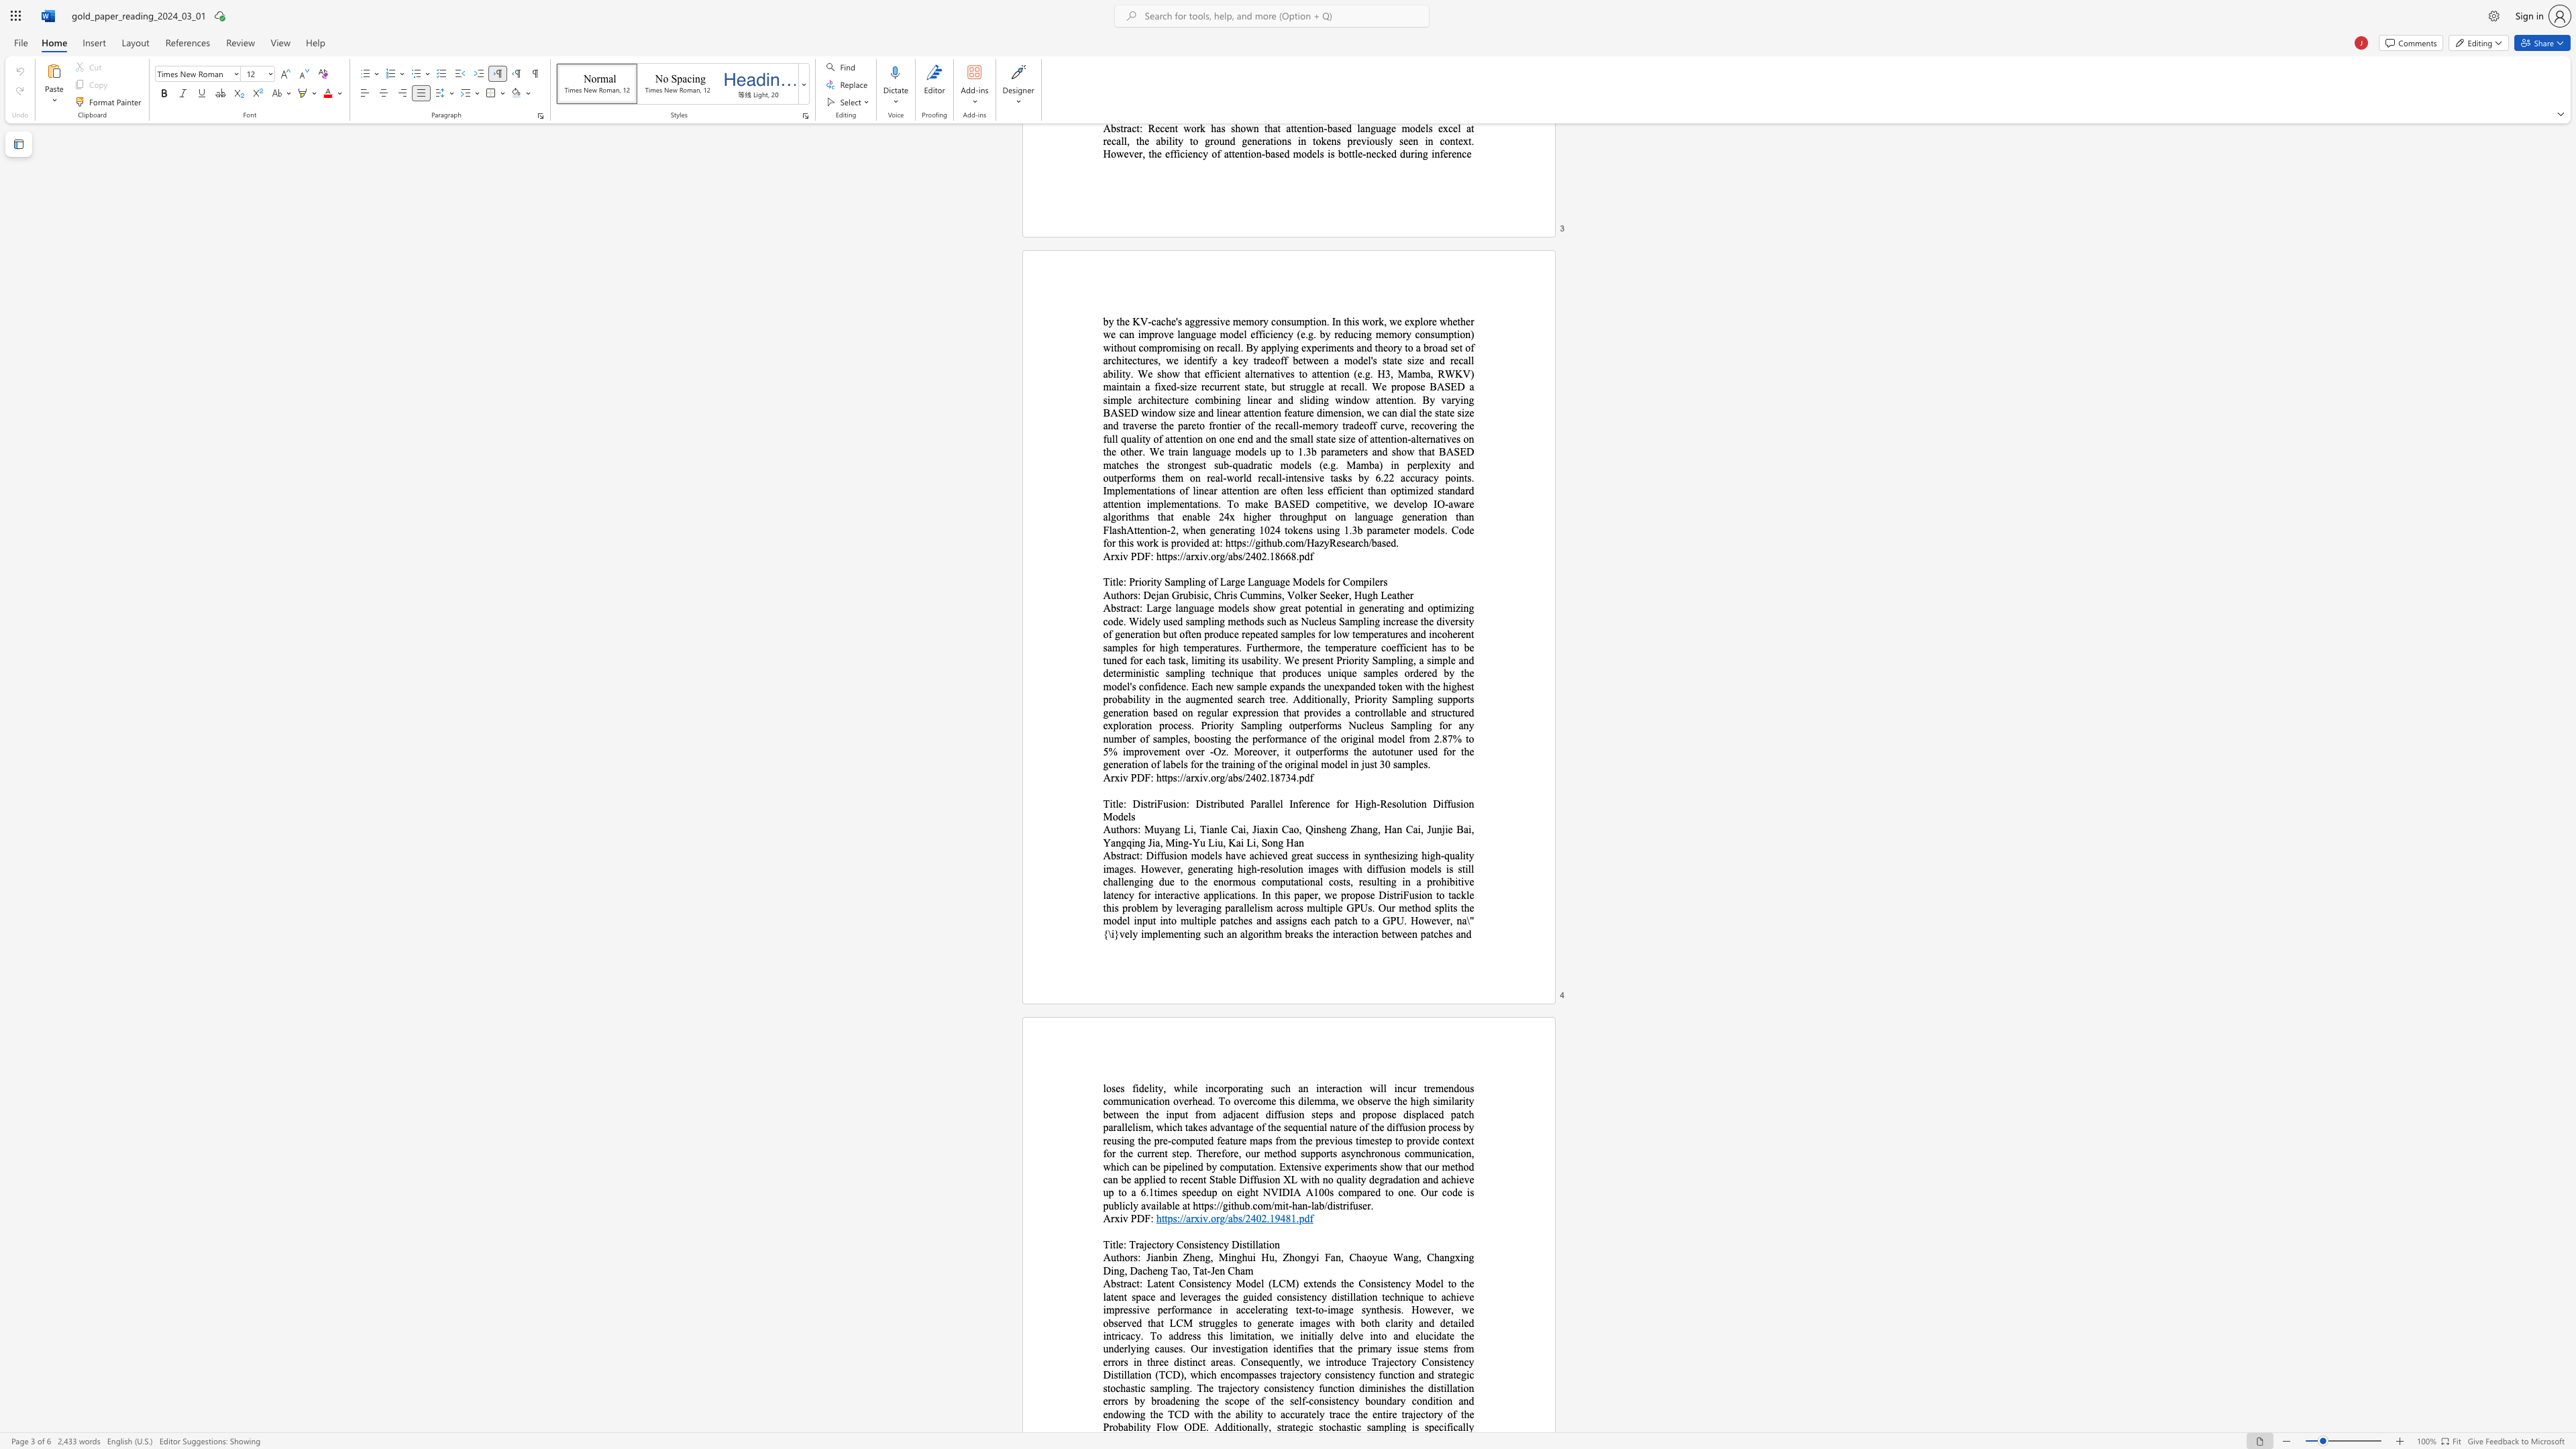 The image size is (2576, 1449). Describe the element at coordinates (1252, 829) in the screenshot. I see `the subset text "Jiaxin Cao, Qinsheng Zhang, Han Cai, Junjie Bai, Yangqing" within the text "Muyang Li, Tianle Cai, Jiaxin Cao, Qinsheng Zhang, Han Cai, Junjie Bai, Yangqing Jia, Ming-Yu Liu, Kai Li, Song Han"` at that location.